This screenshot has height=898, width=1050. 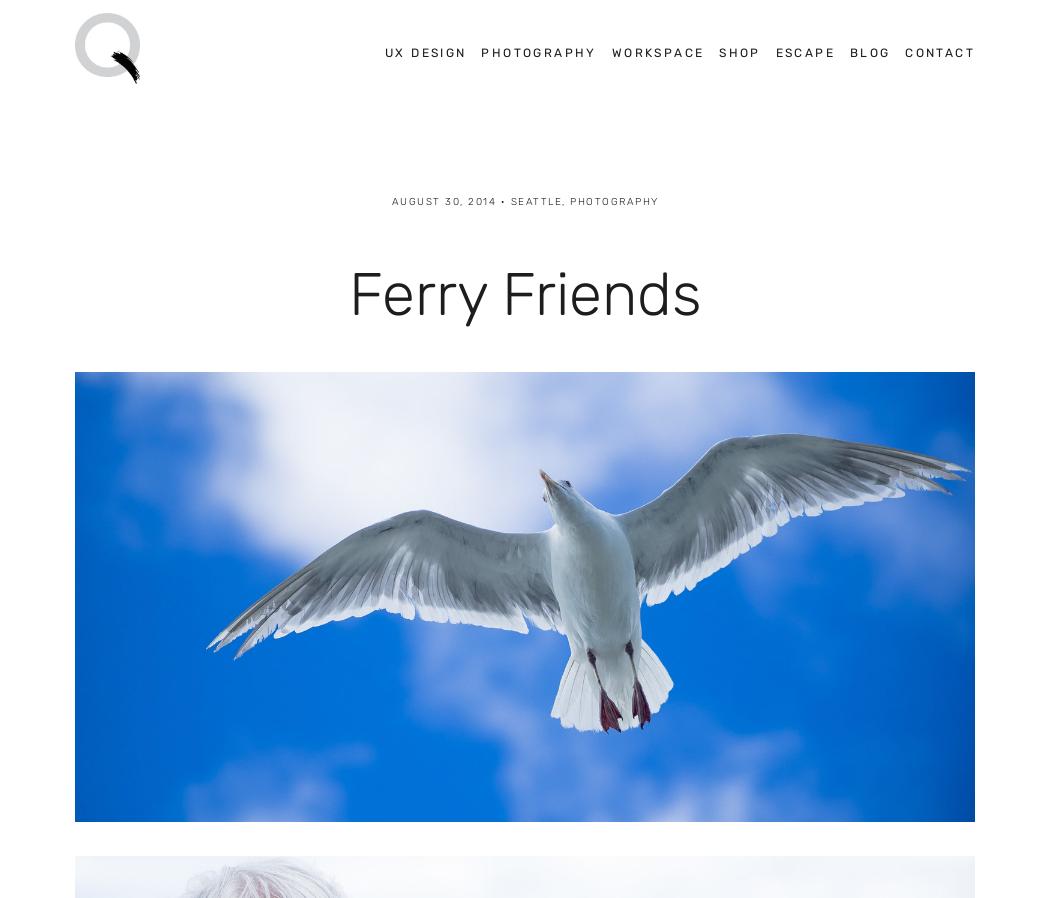 What do you see at coordinates (424, 50) in the screenshot?
I see `'UX DESIGN'` at bounding box center [424, 50].